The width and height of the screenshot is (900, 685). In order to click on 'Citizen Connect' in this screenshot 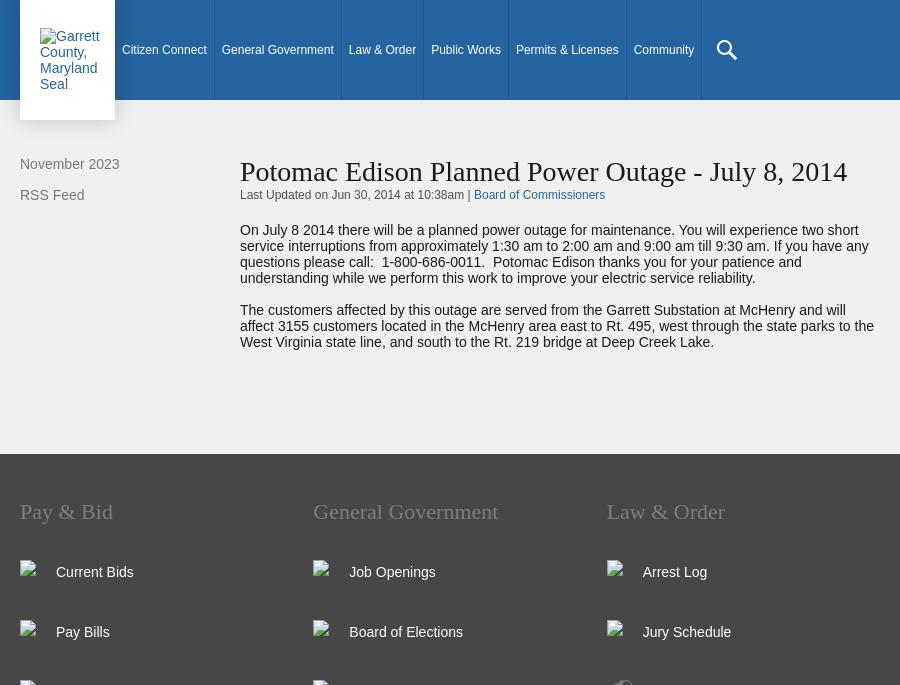, I will do `click(122, 50)`.